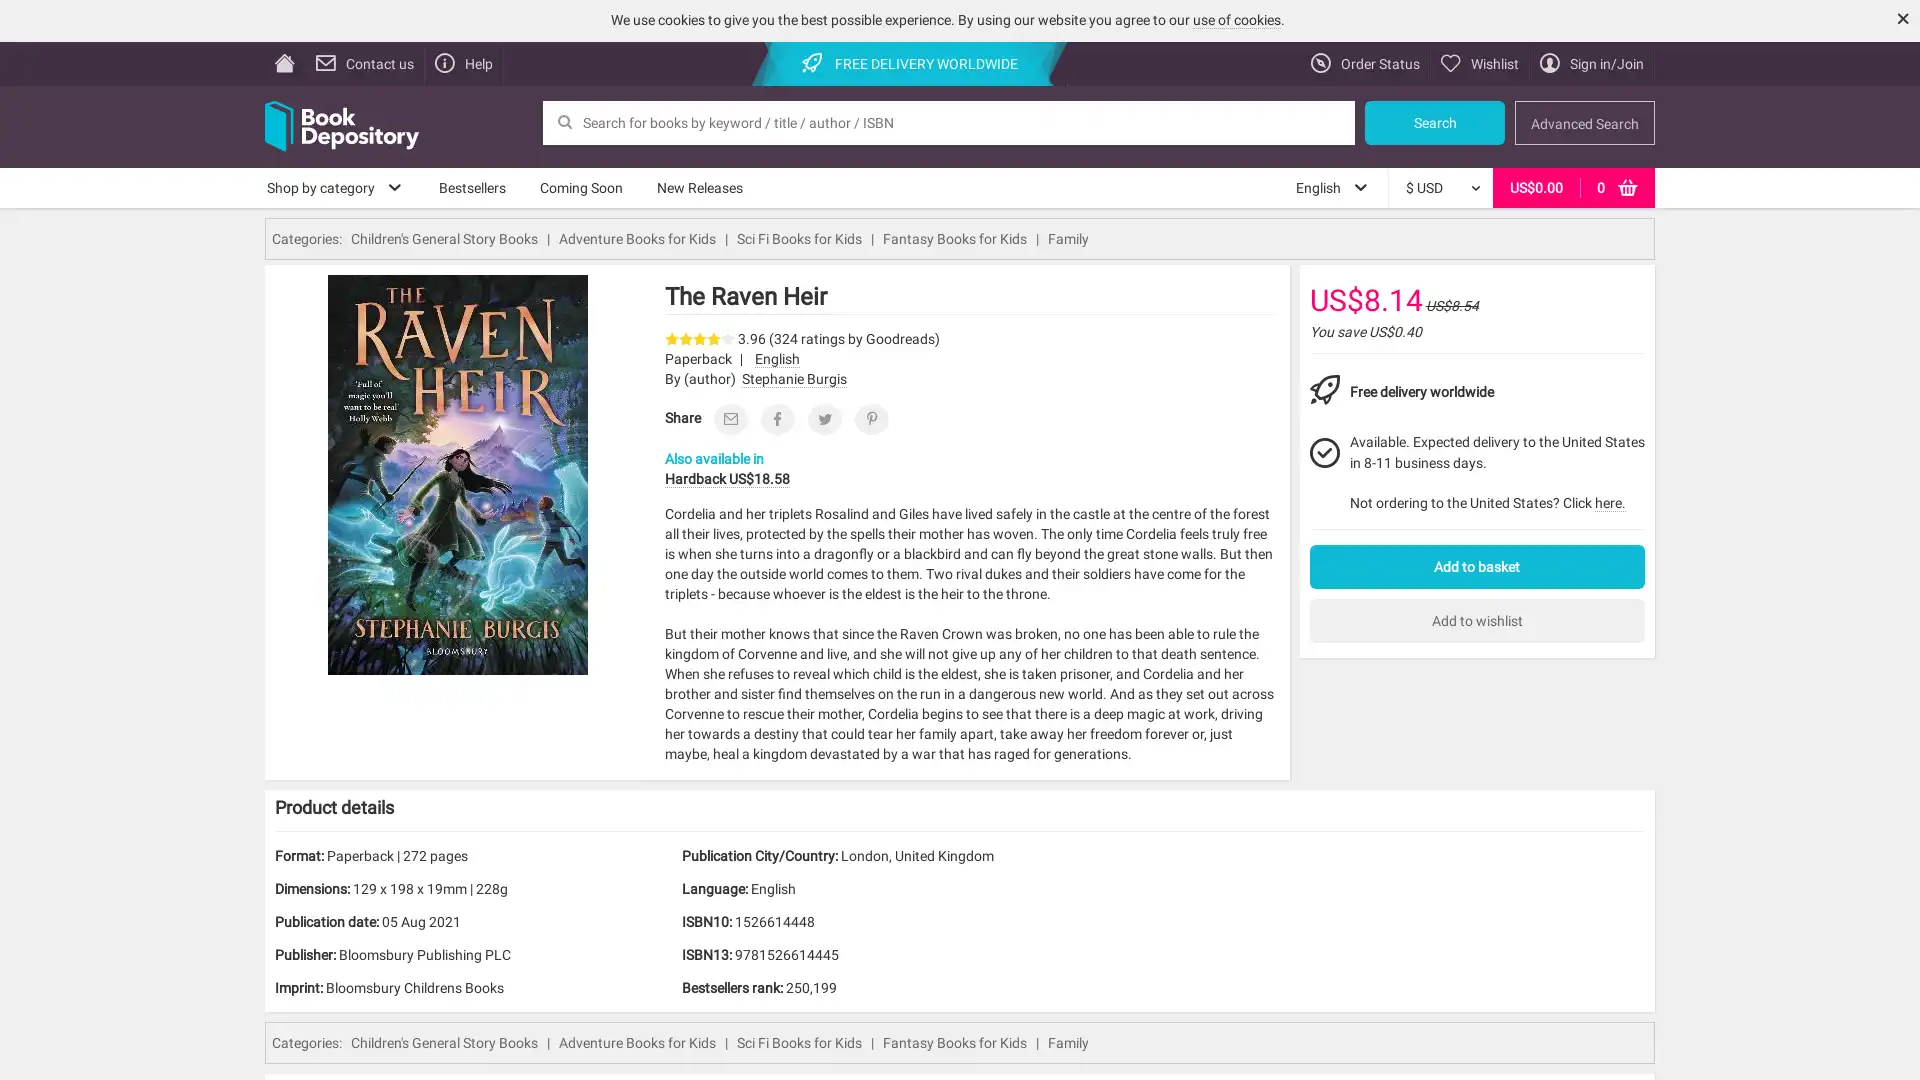 This screenshot has height=1080, width=1920. I want to click on Search, so click(1434, 122).